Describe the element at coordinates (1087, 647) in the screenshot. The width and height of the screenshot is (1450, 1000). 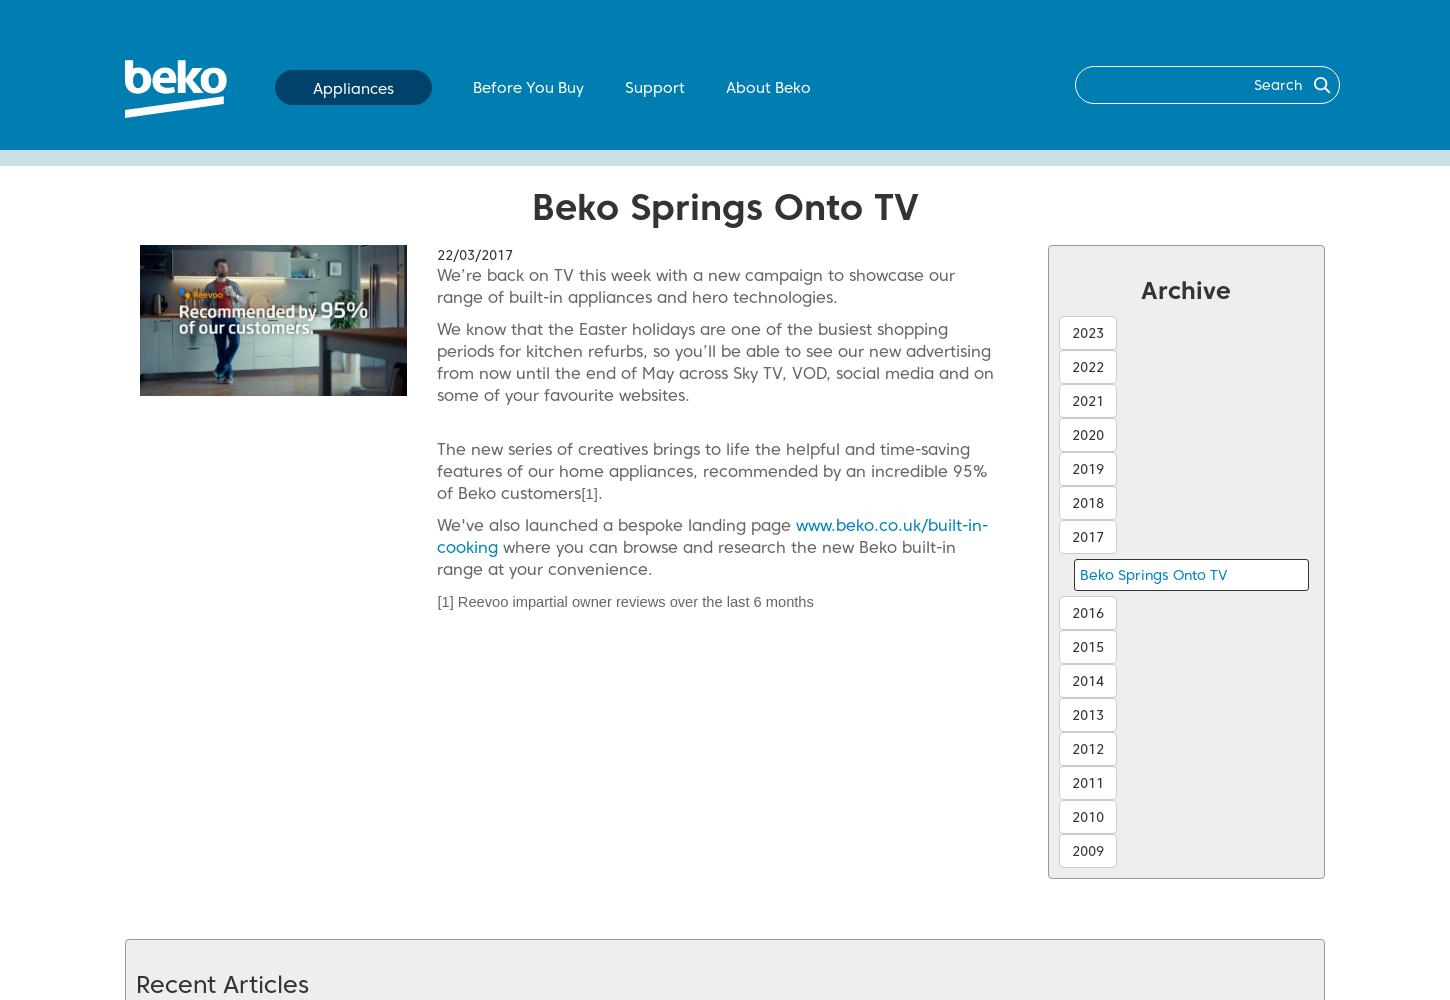
I see `'2015'` at that location.